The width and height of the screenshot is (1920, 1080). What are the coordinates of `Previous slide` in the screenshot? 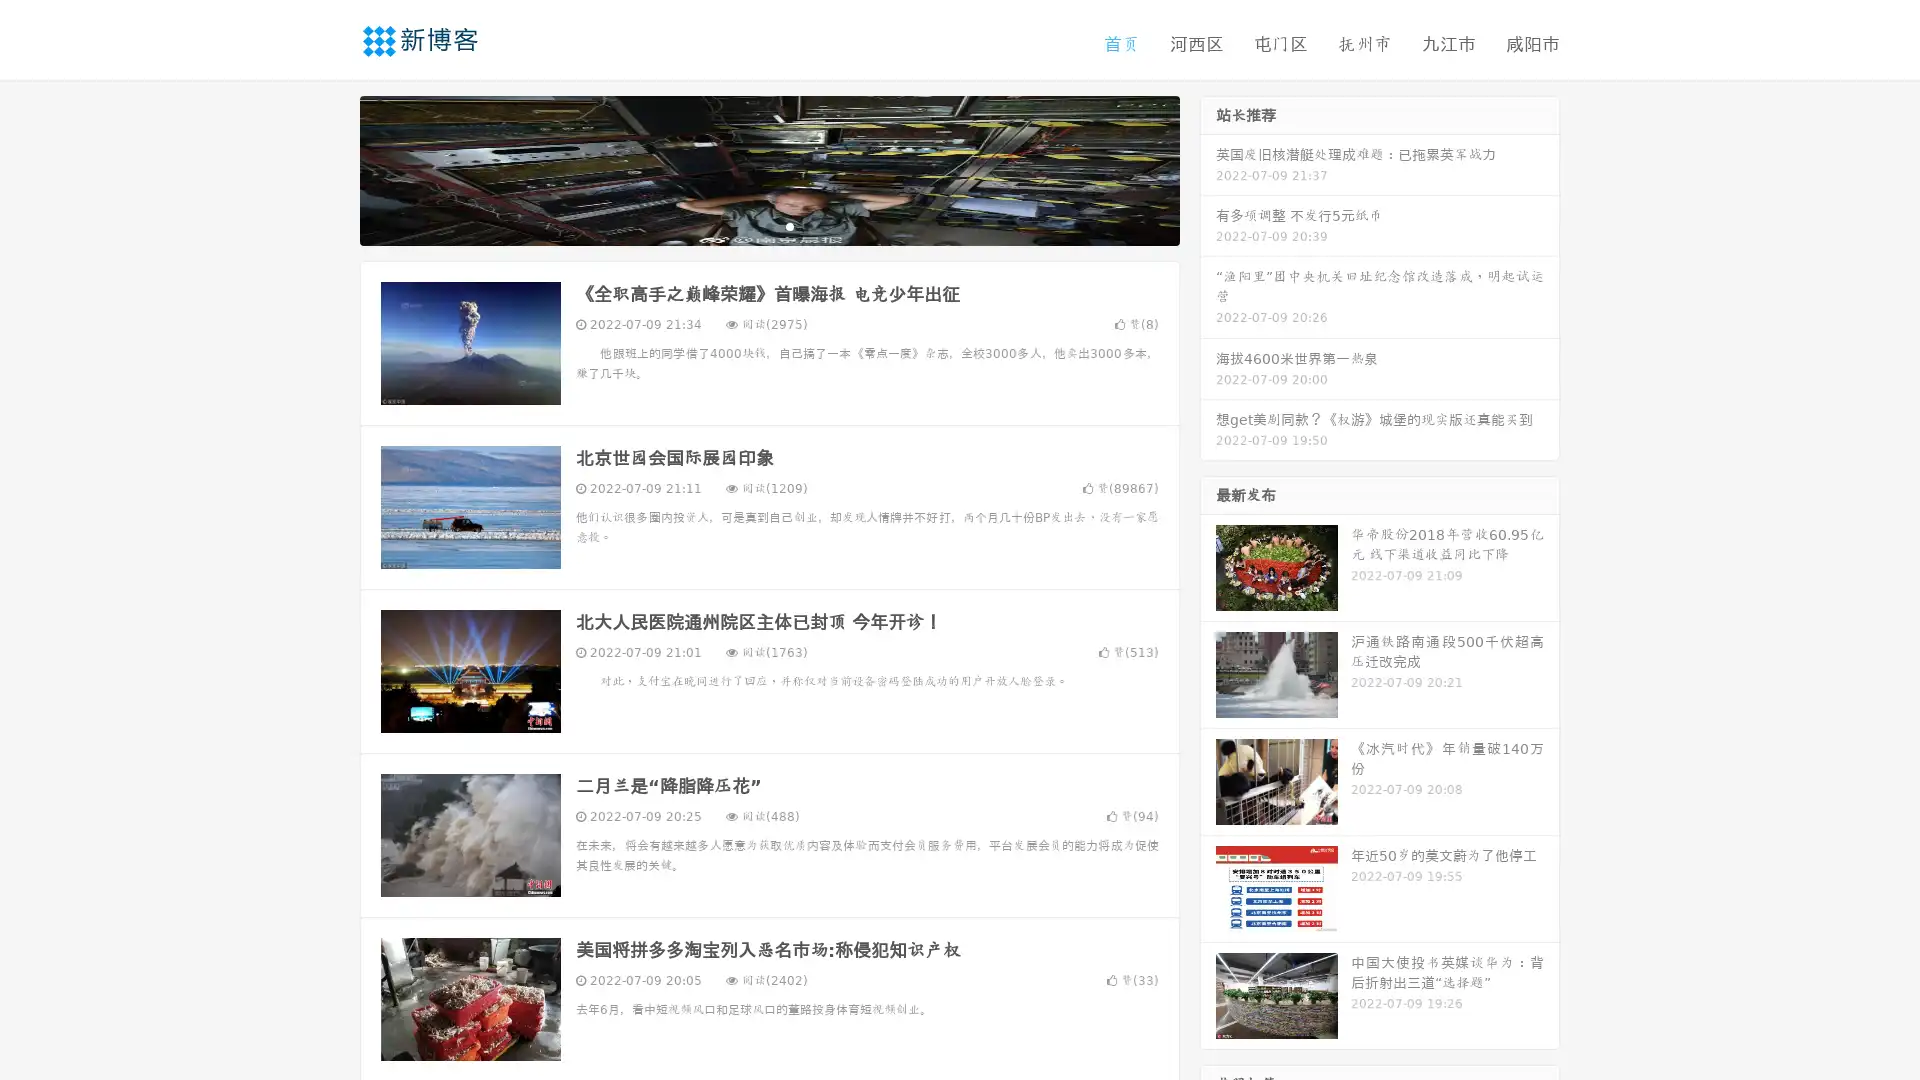 It's located at (330, 168).